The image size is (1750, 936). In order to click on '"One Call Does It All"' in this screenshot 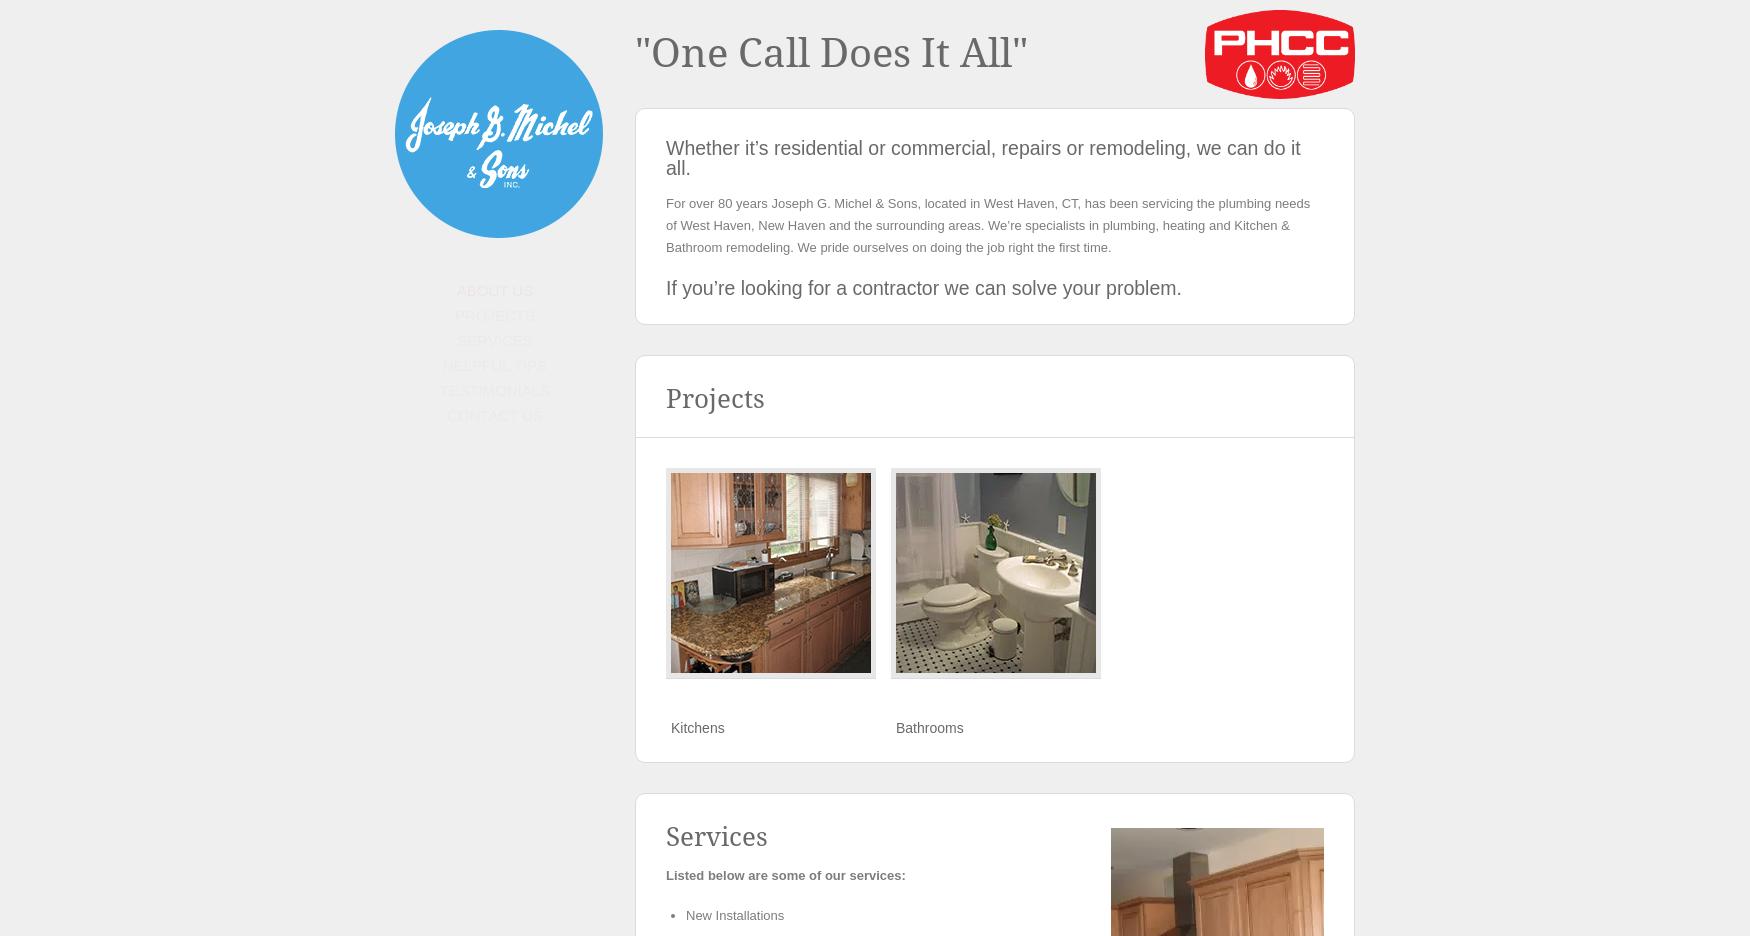, I will do `click(831, 53)`.